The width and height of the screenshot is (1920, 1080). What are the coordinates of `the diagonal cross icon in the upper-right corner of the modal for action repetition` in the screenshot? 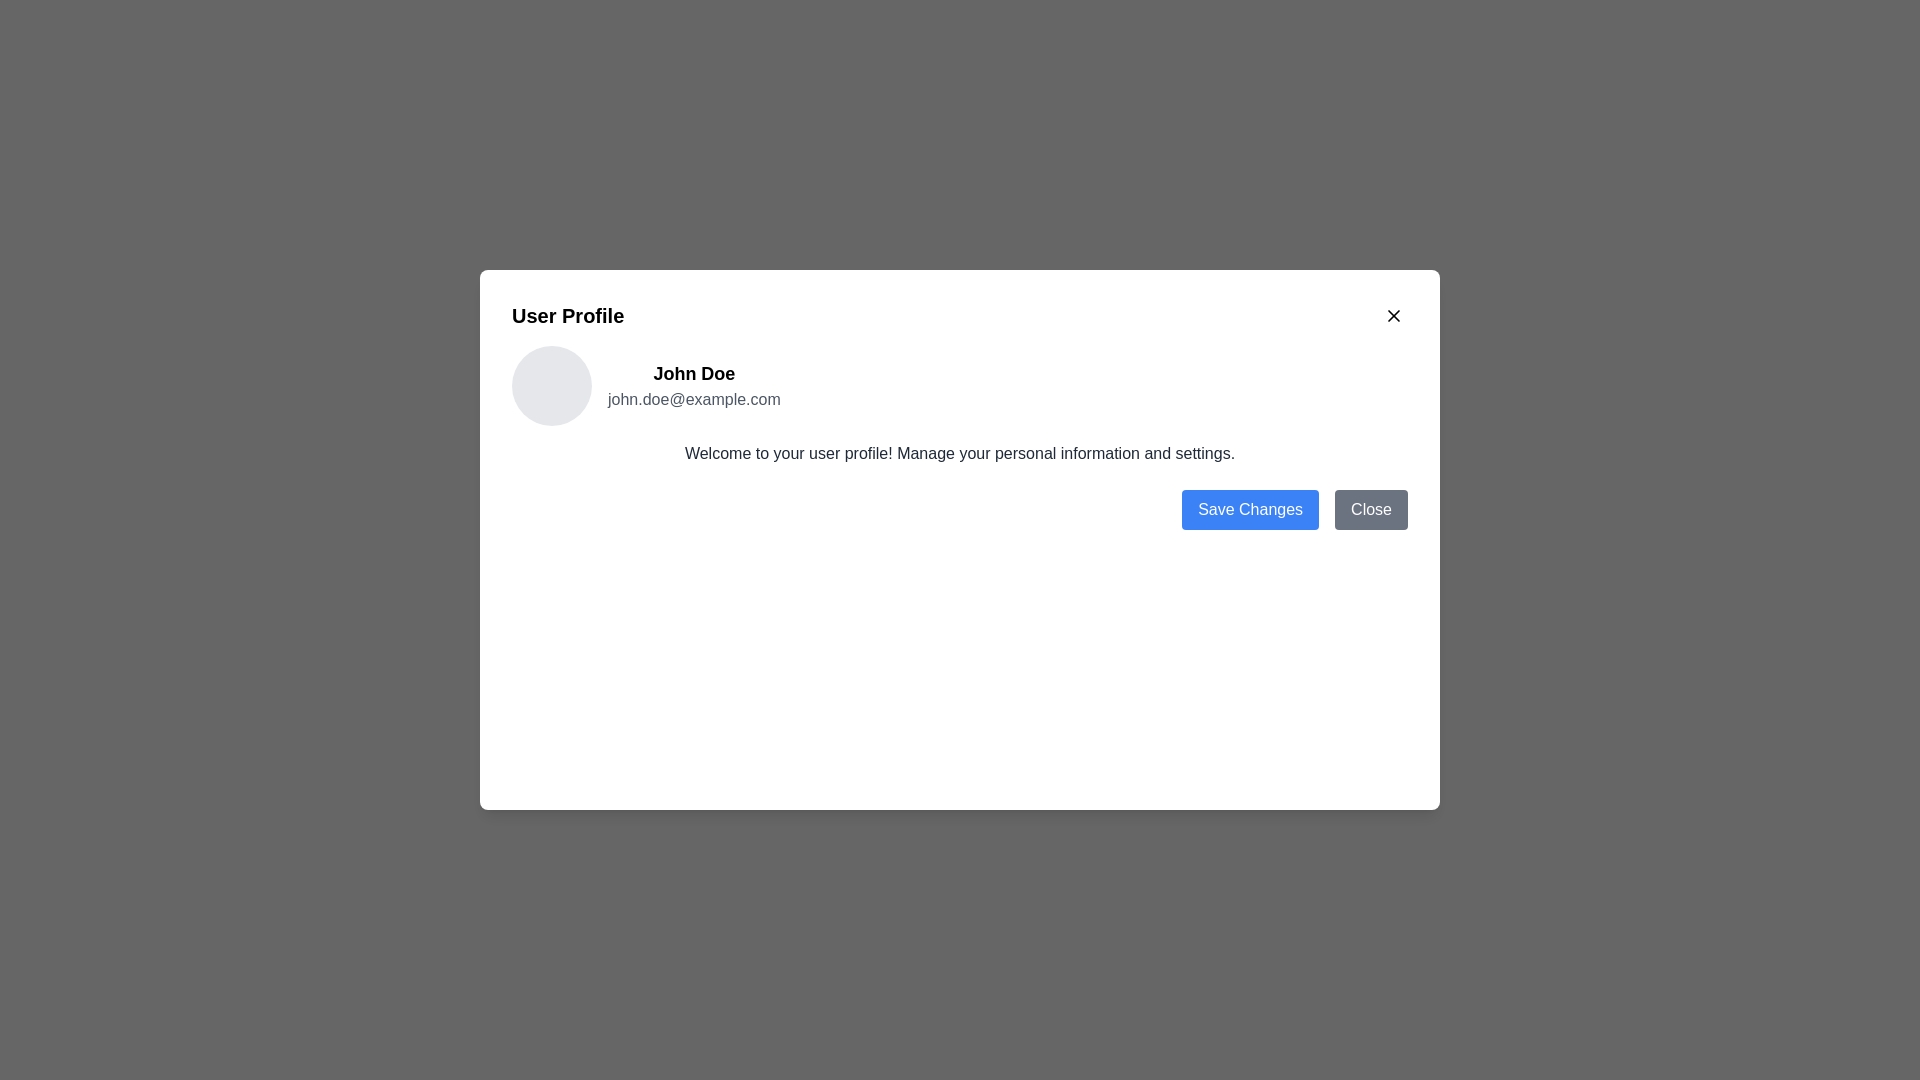 It's located at (1392, 315).